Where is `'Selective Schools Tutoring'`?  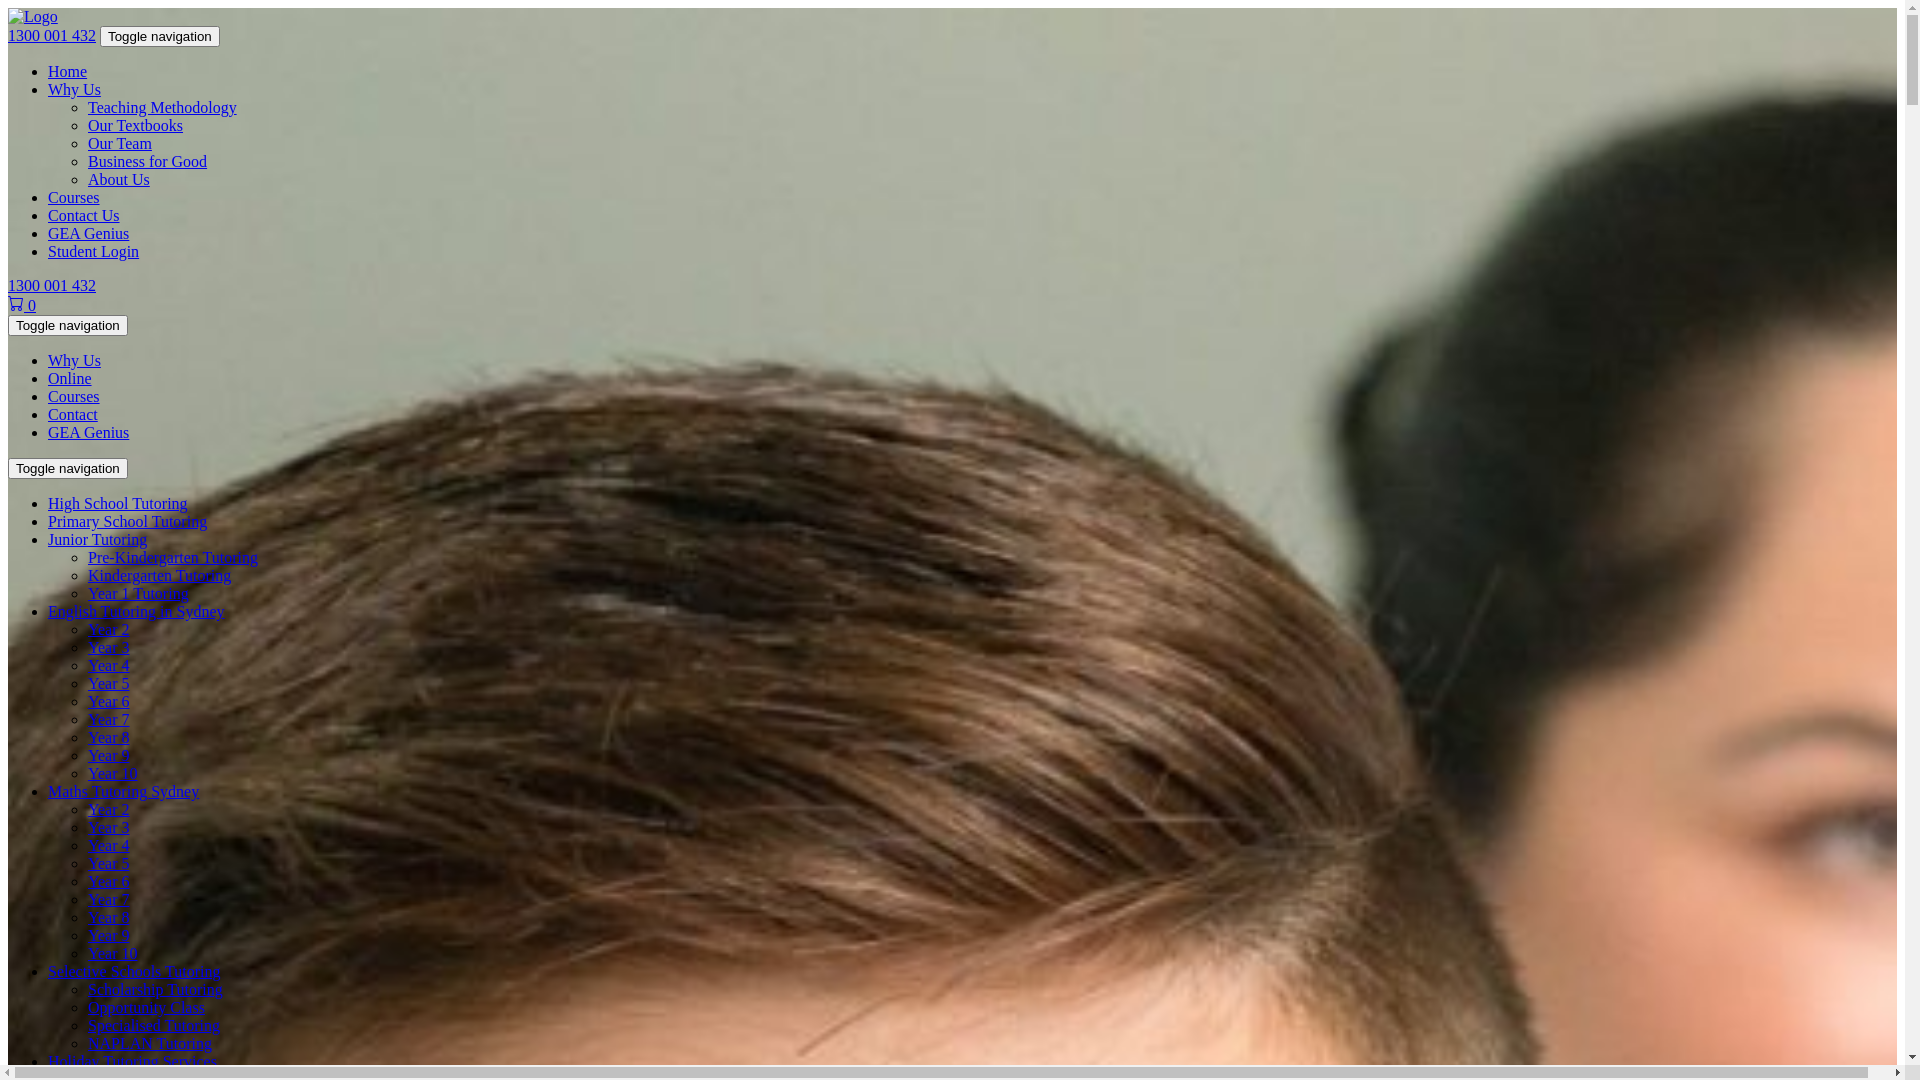 'Selective Schools Tutoring' is located at coordinates (48, 970).